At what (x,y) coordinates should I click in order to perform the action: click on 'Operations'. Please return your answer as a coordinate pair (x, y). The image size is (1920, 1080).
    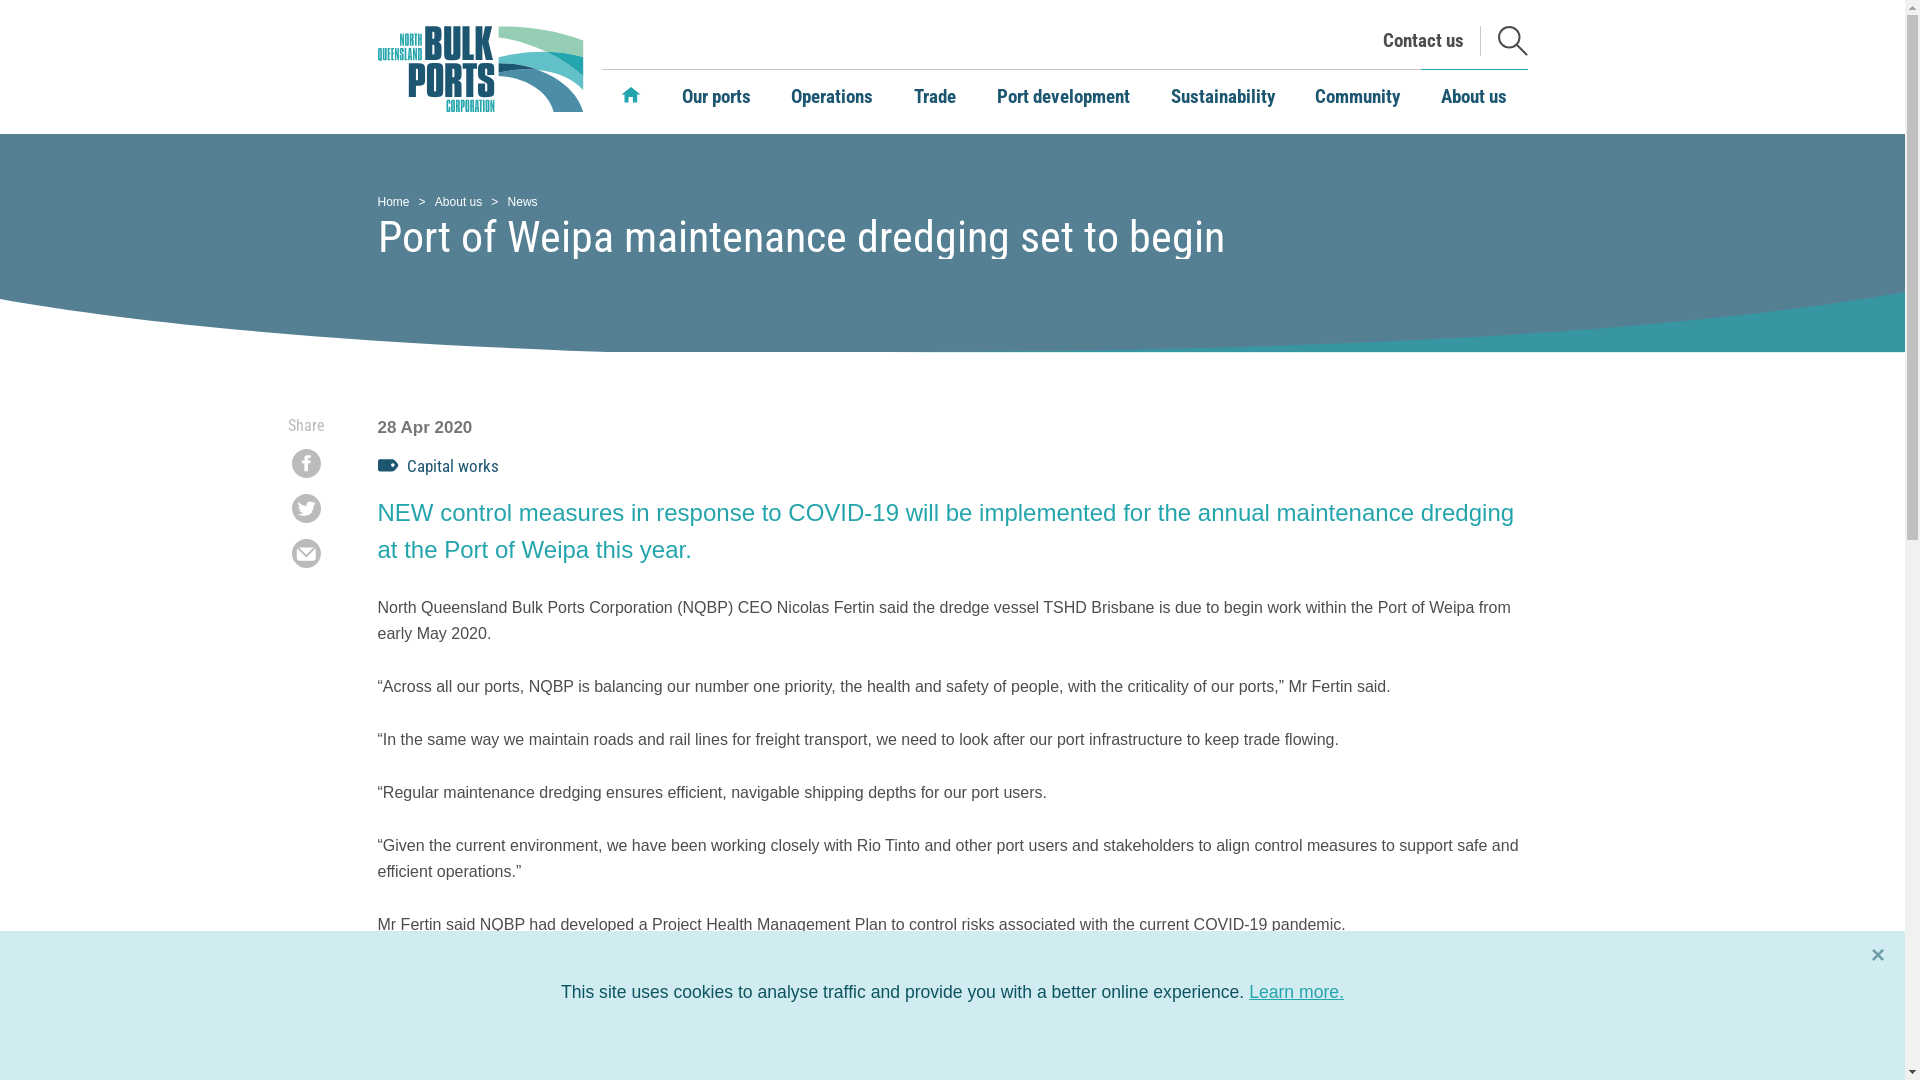
    Looking at the image, I should click on (832, 97).